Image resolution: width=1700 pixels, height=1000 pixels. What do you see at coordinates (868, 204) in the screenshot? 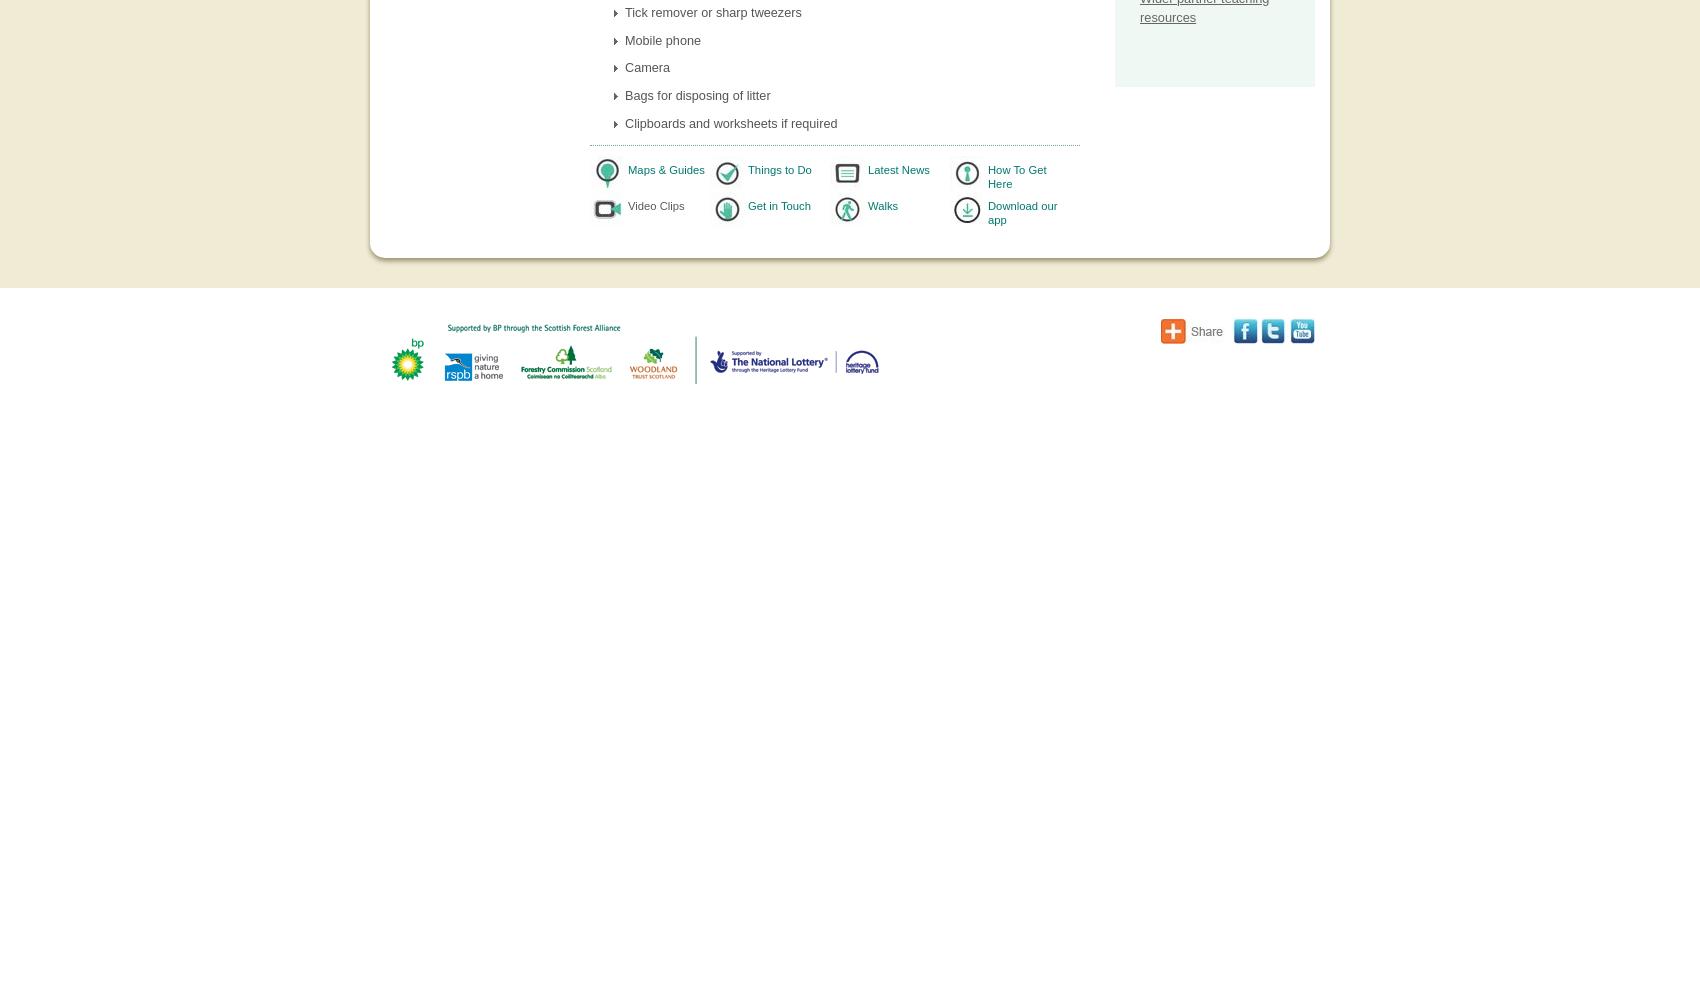
I see `'Walks'` at bounding box center [868, 204].